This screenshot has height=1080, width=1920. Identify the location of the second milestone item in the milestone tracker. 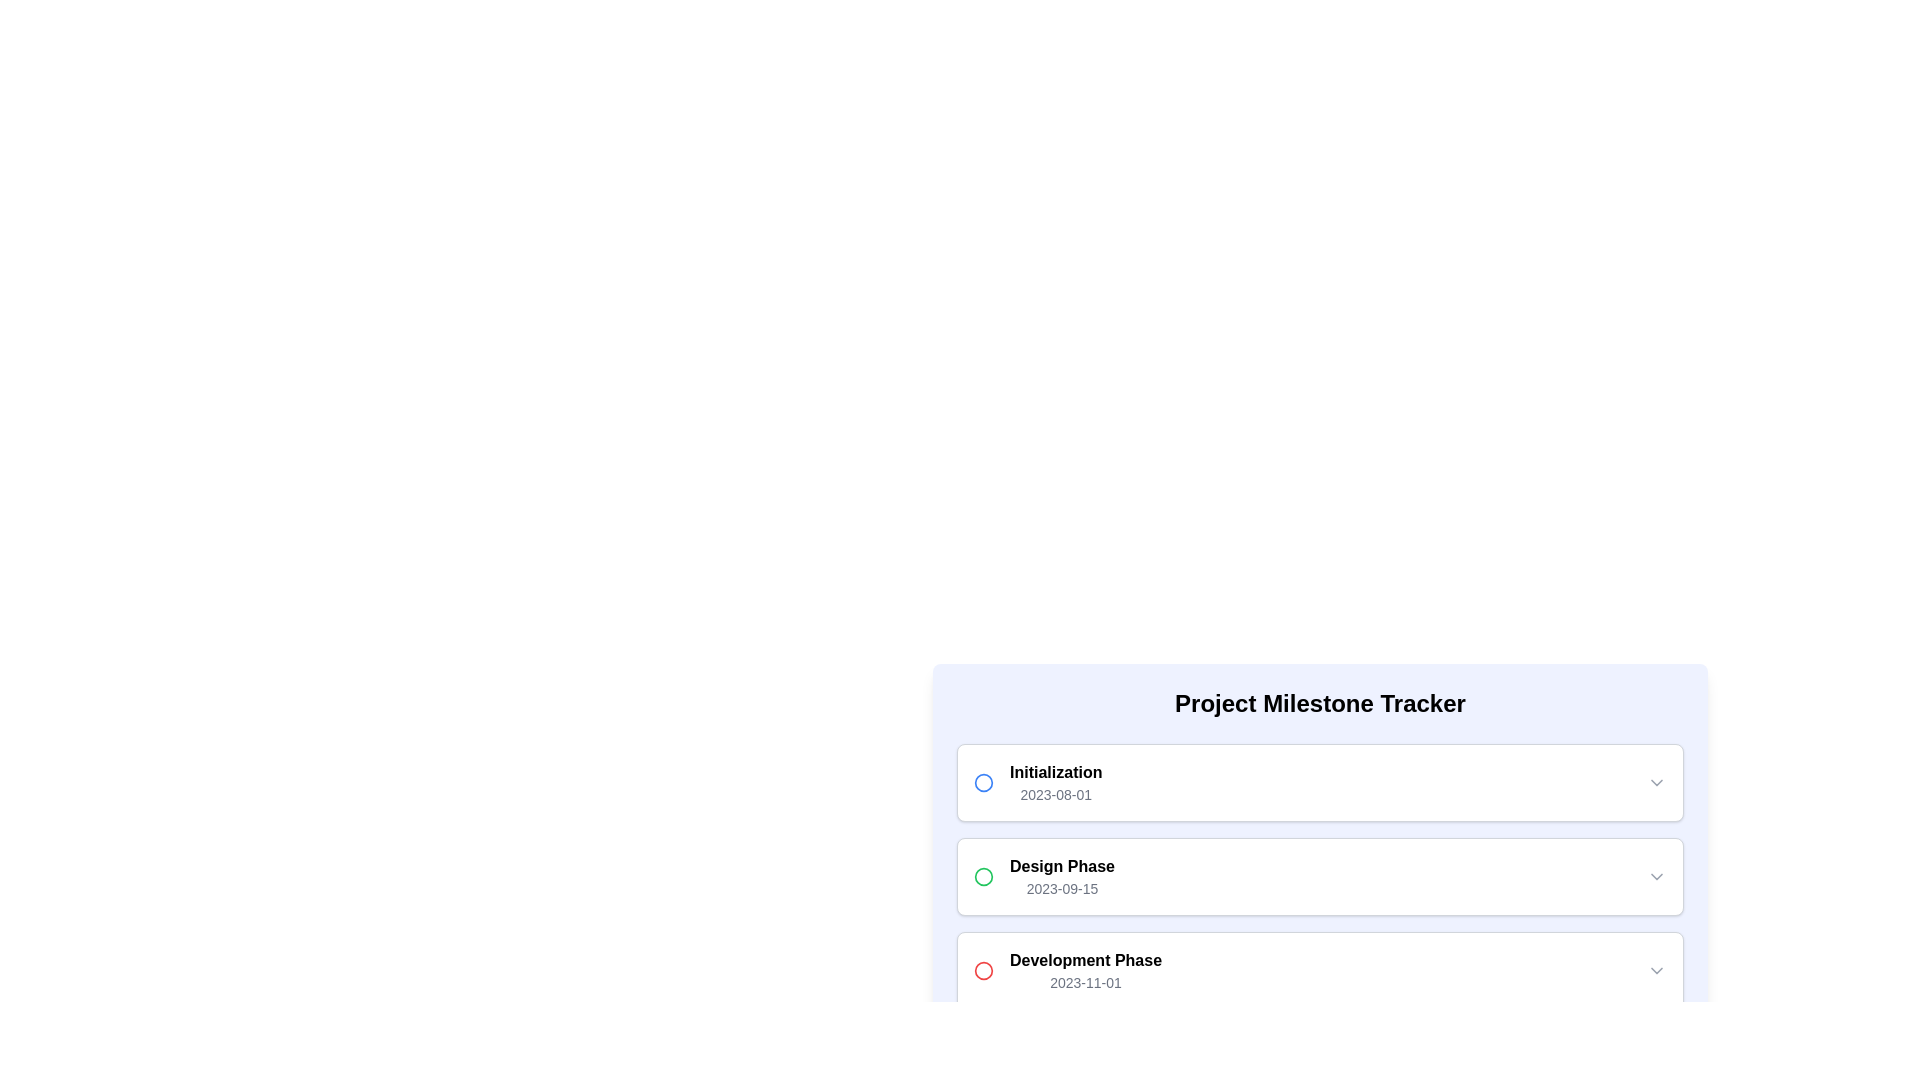
(1320, 875).